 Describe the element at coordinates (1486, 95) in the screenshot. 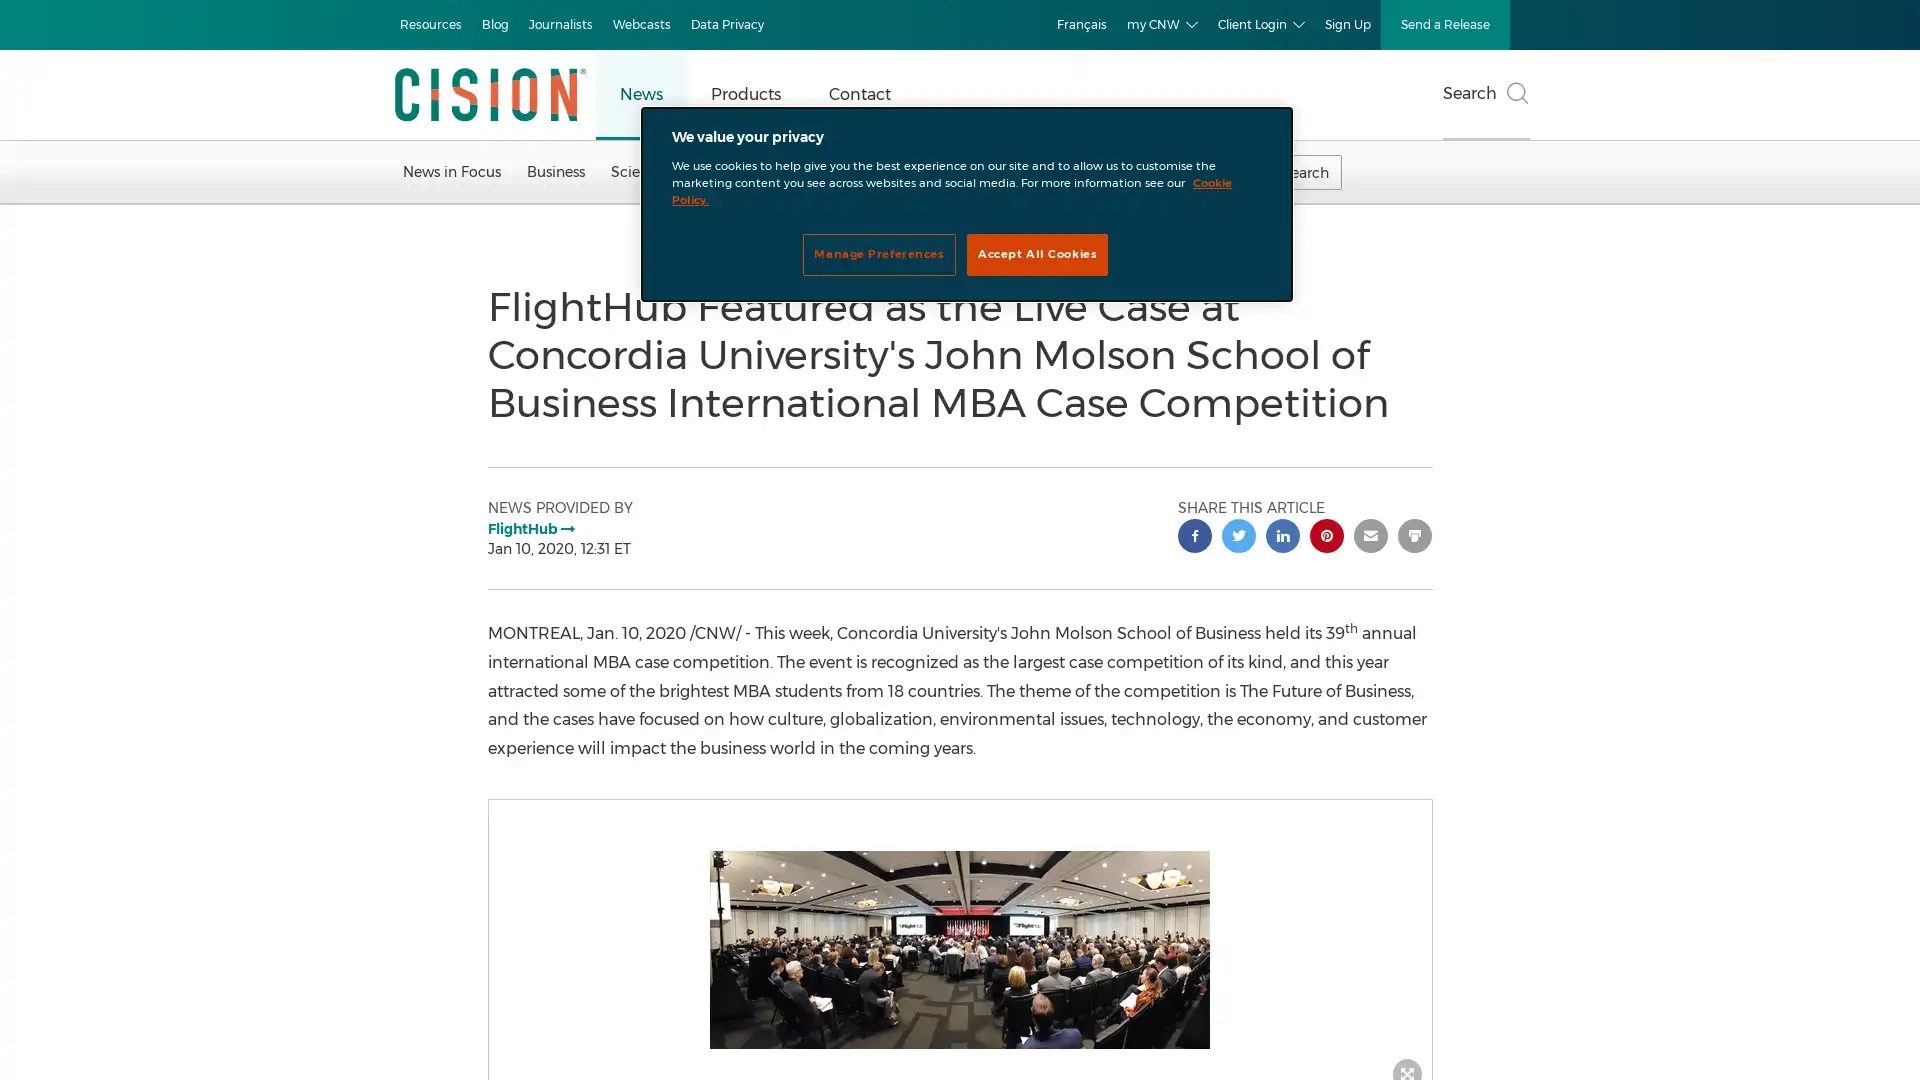

I see `Search` at that location.